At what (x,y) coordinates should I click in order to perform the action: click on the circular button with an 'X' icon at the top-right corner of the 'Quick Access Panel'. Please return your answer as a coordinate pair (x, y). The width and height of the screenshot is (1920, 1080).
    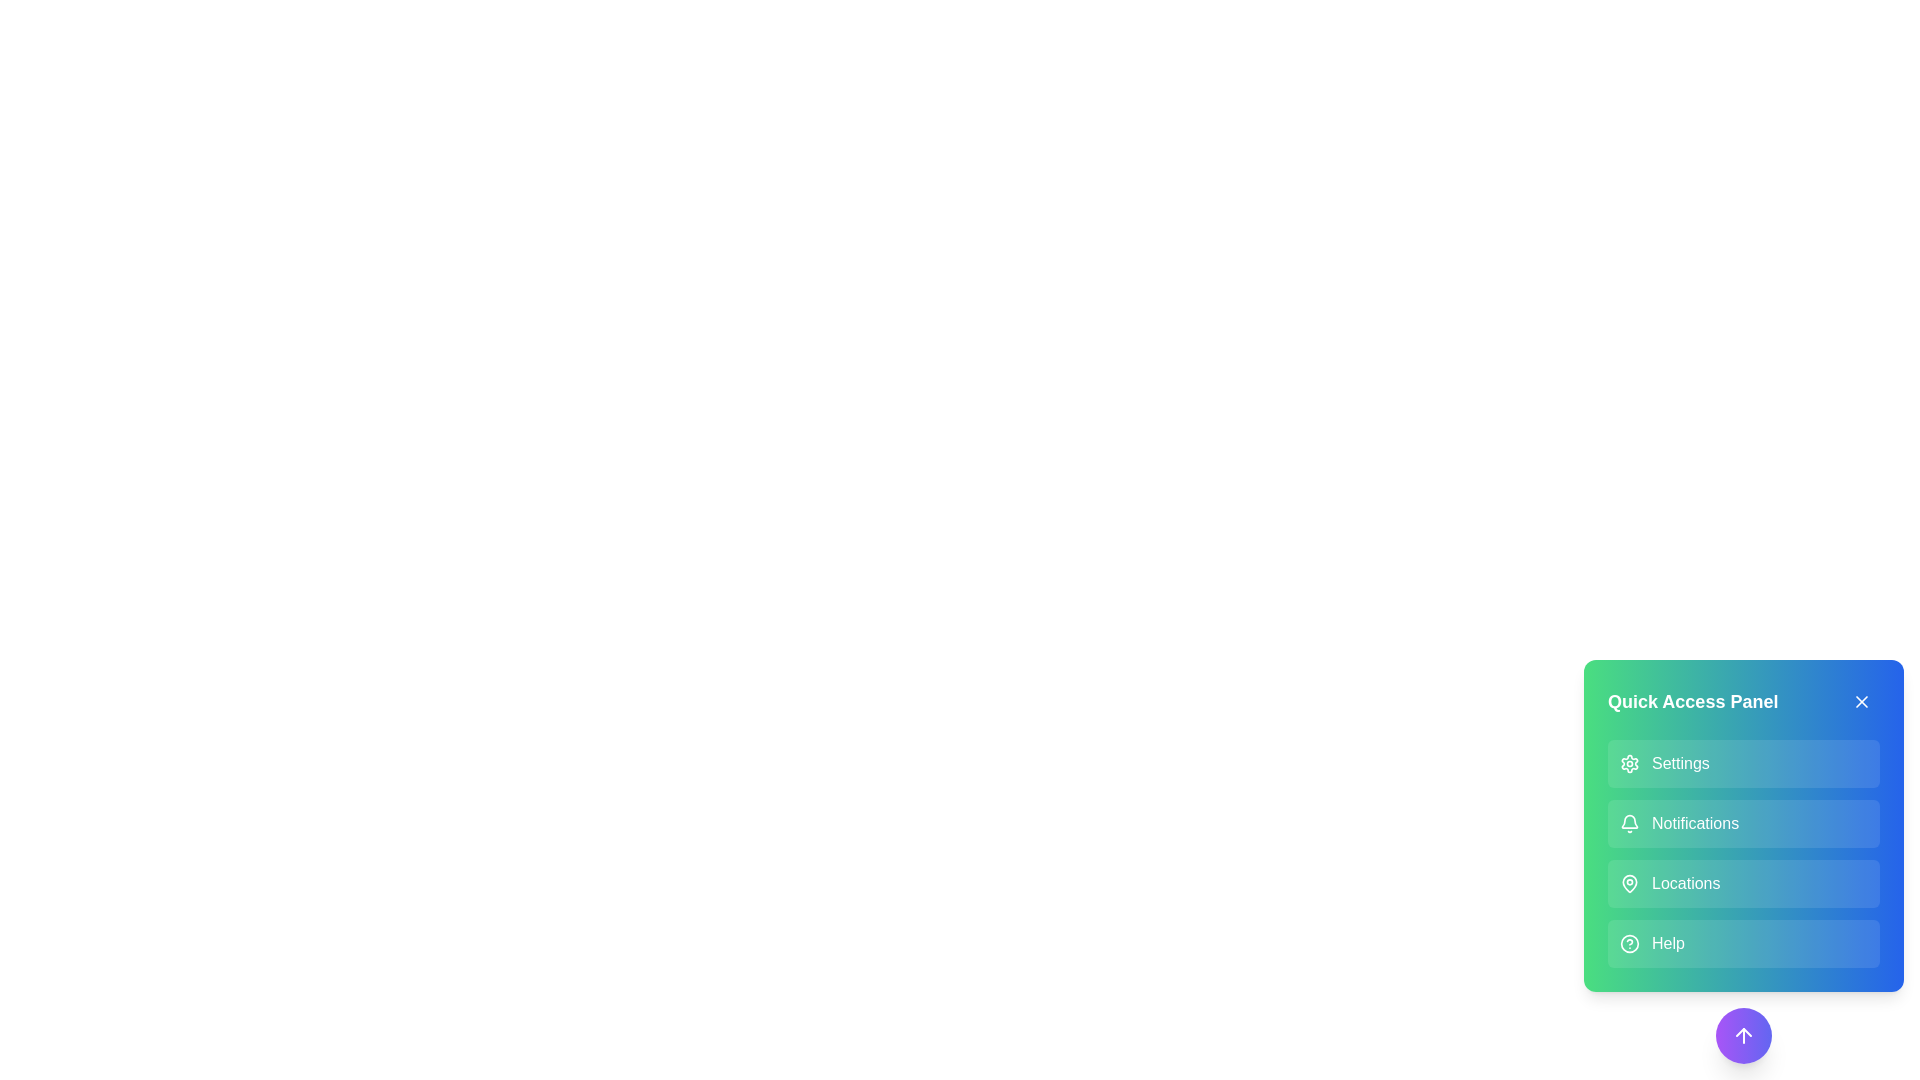
    Looking at the image, I should click on (1861, 701).